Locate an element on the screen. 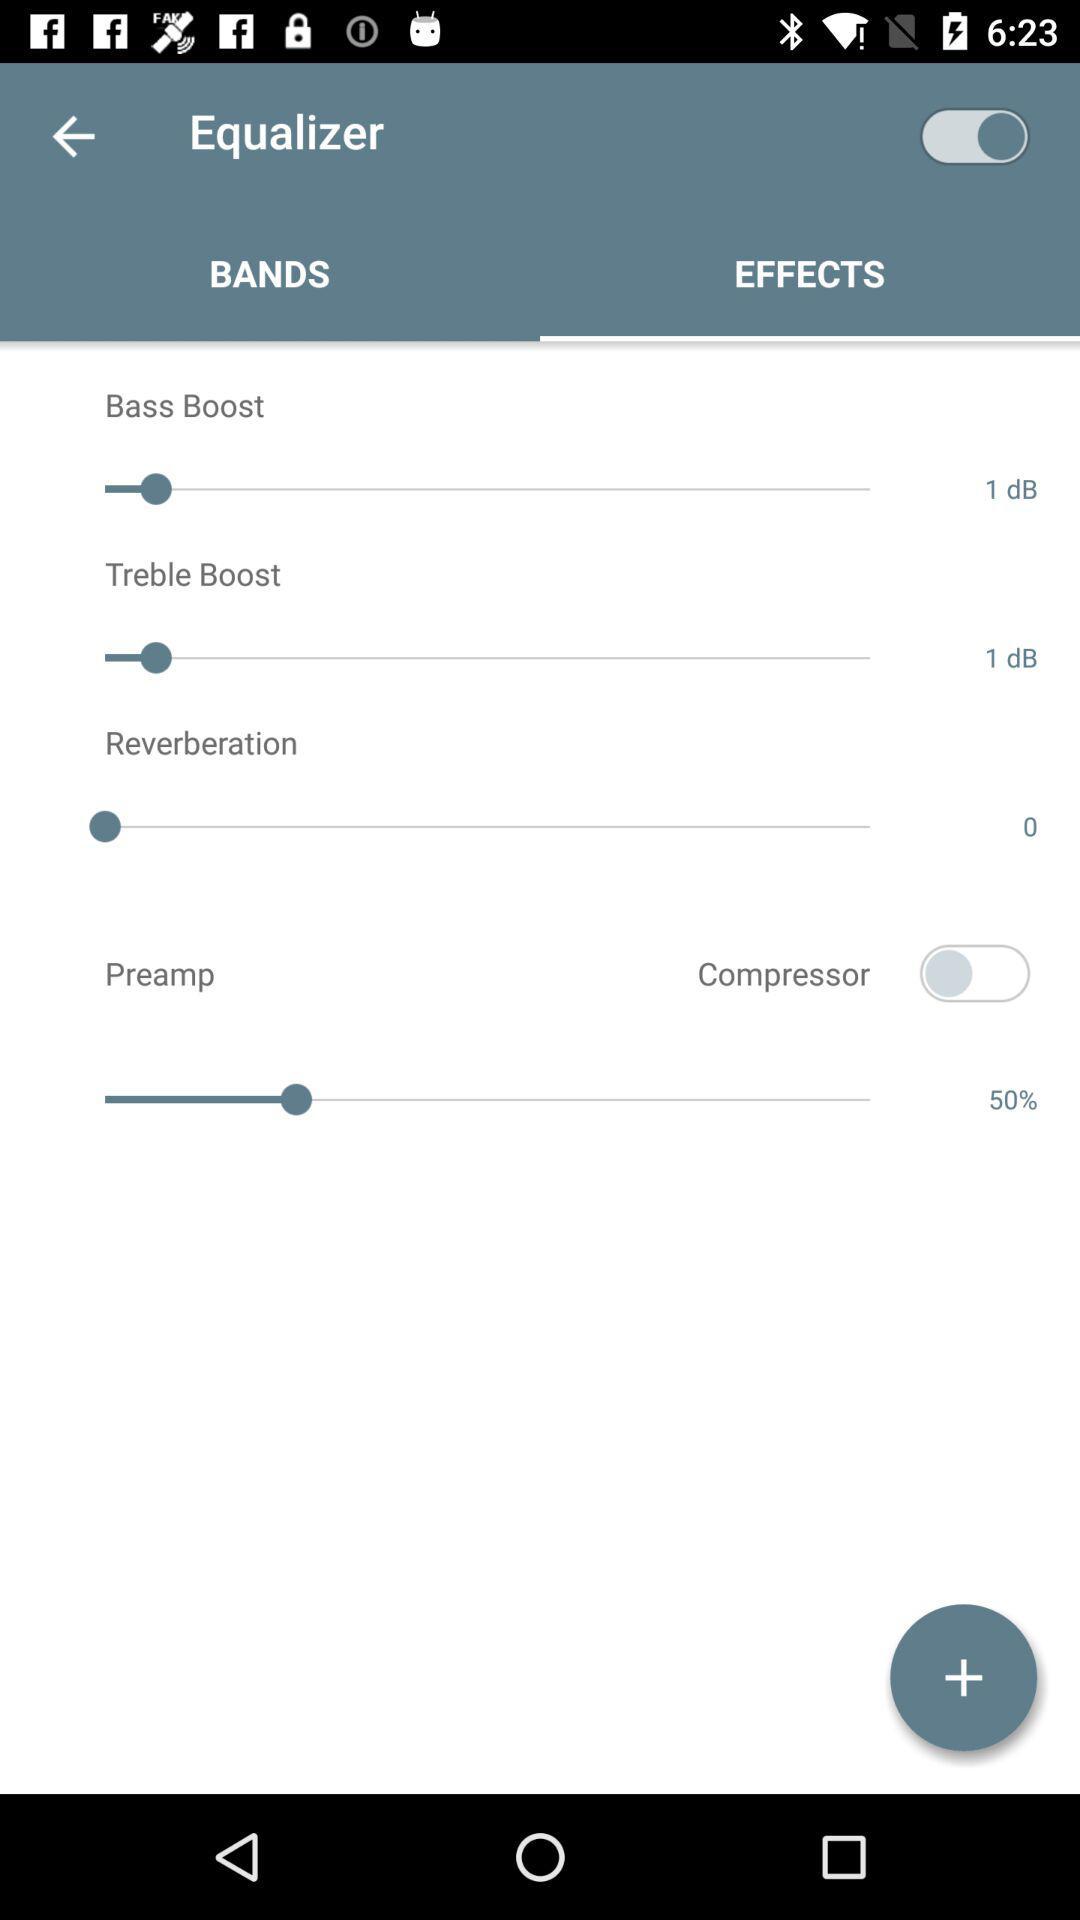 This screenshot has width=1080, height=1920. the icon next to compressor icon is located at coordinates (974, 973).